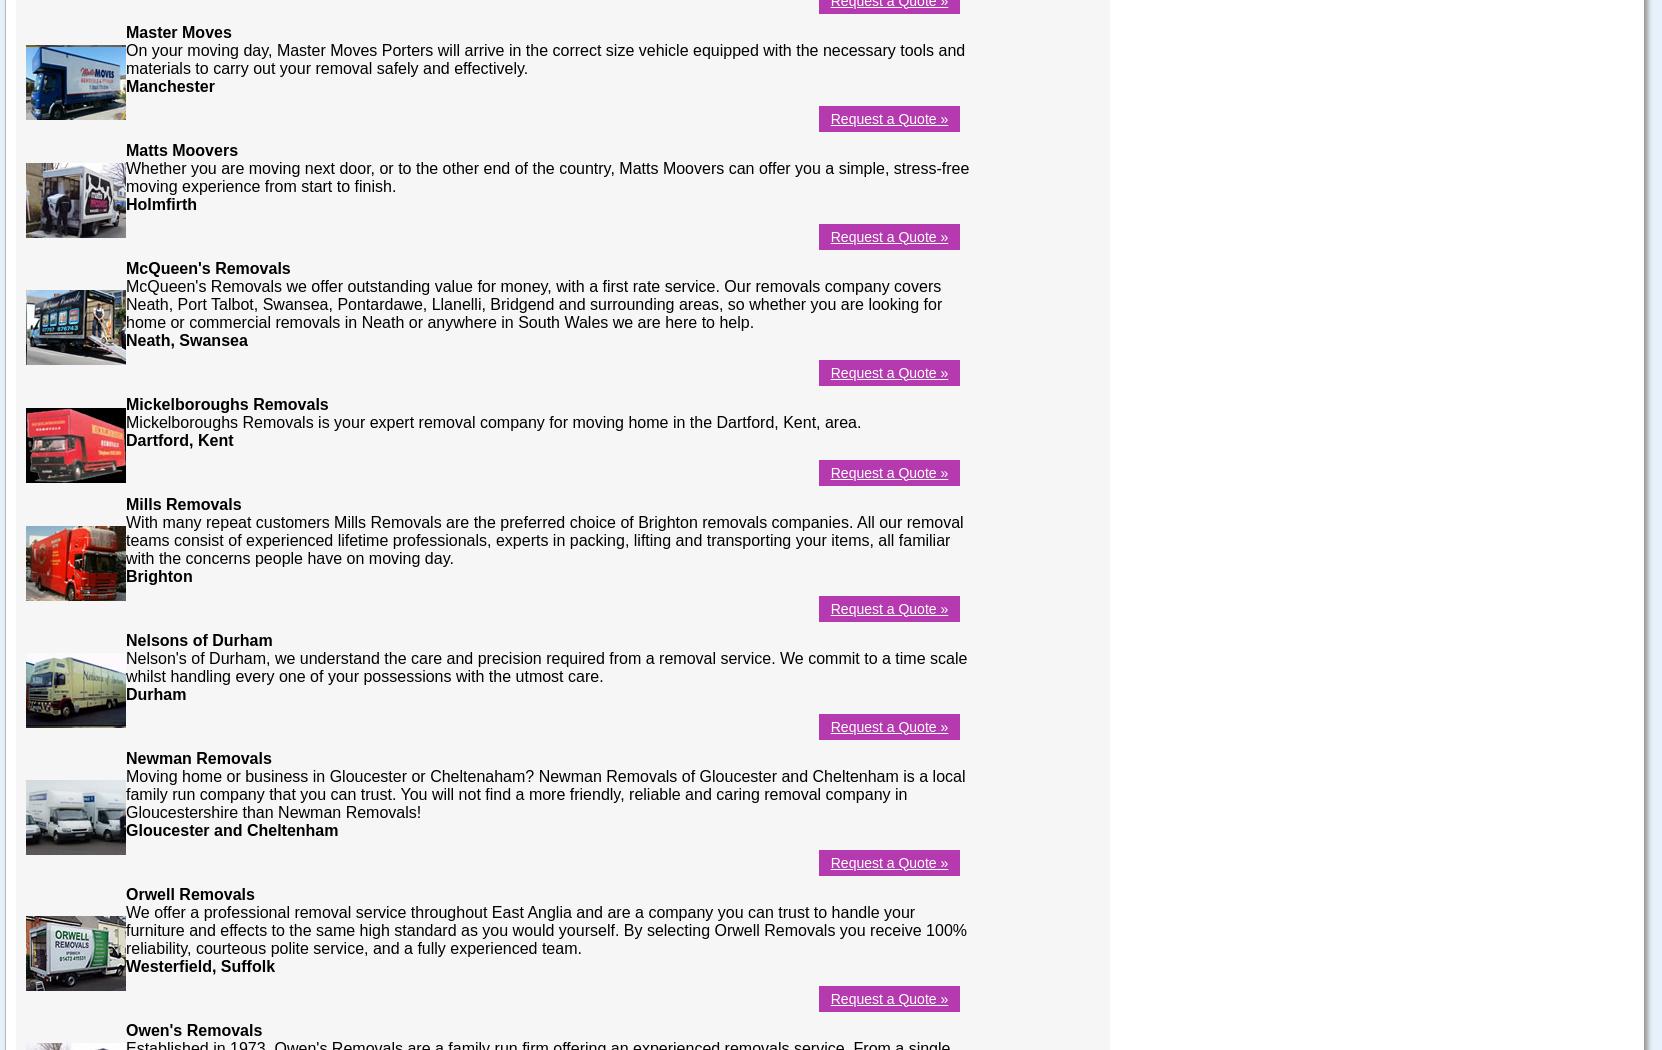  I want to click on 'Neath, Swansea', so click(125, 338).